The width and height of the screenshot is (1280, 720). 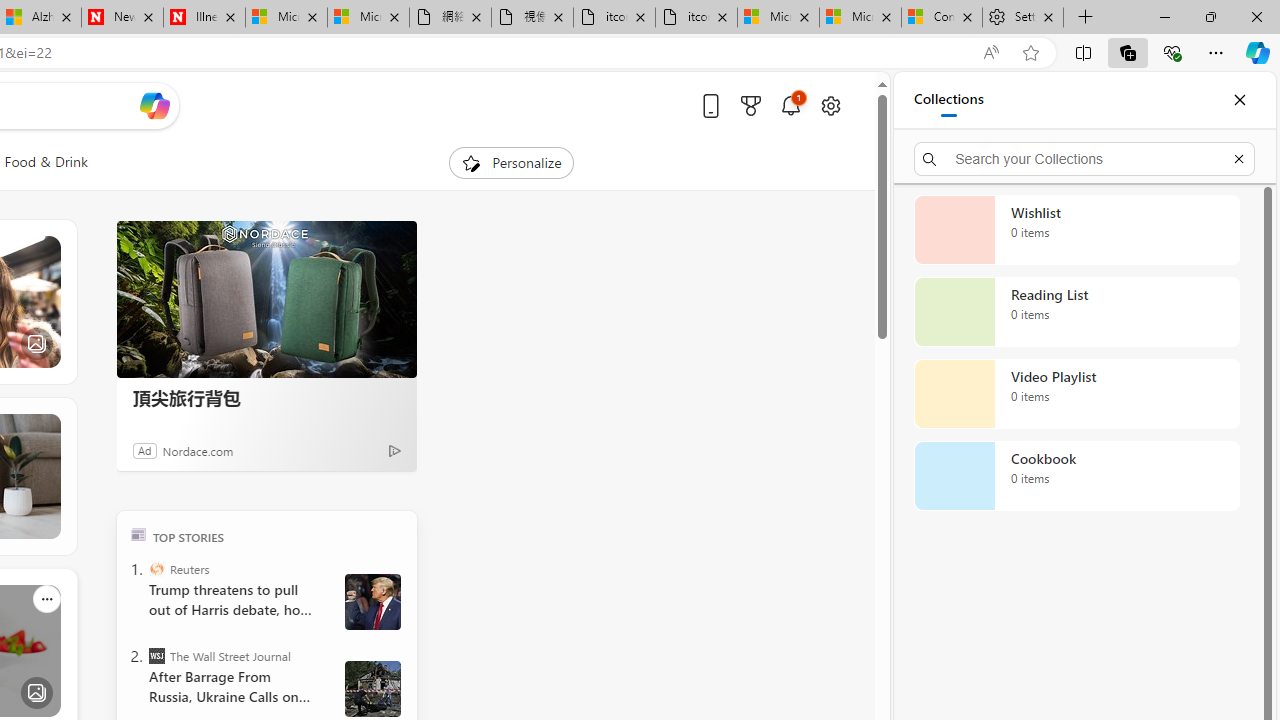 I want to click on 'Open Copilot', so click(x=154, y=105).